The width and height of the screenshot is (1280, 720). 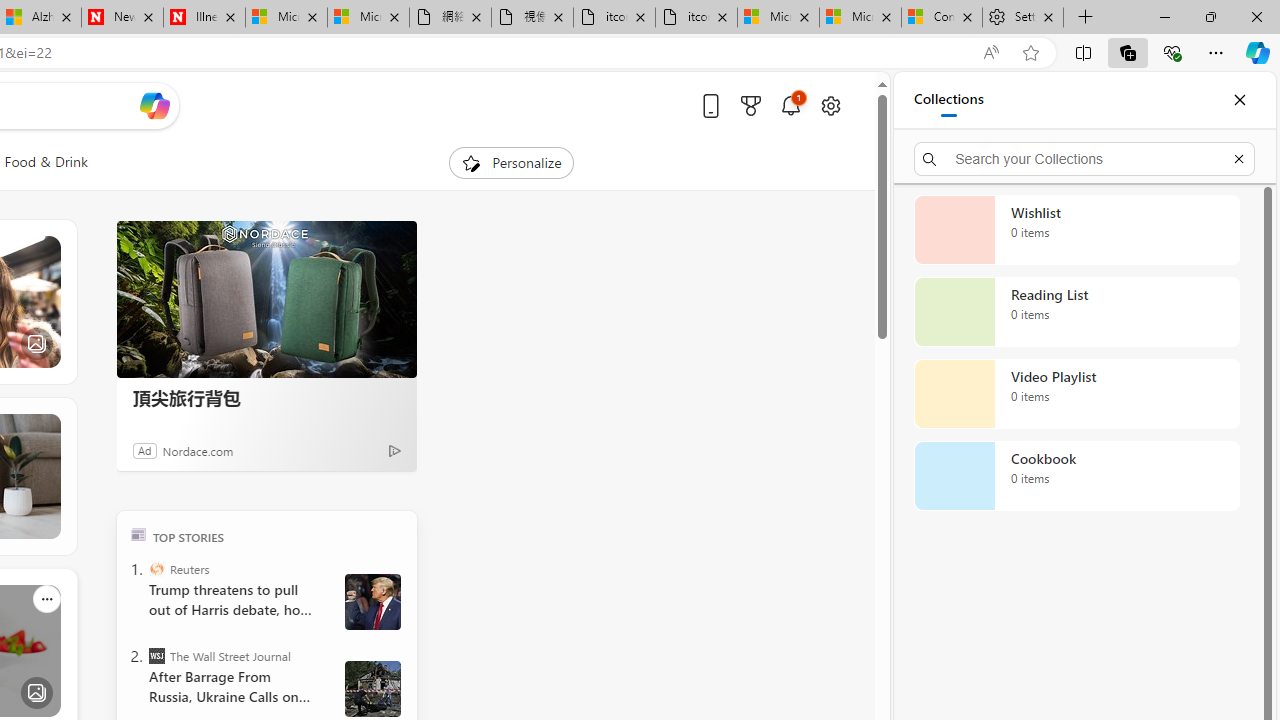 I want to click on 'Open Copilot', so click(x=154, y=105).